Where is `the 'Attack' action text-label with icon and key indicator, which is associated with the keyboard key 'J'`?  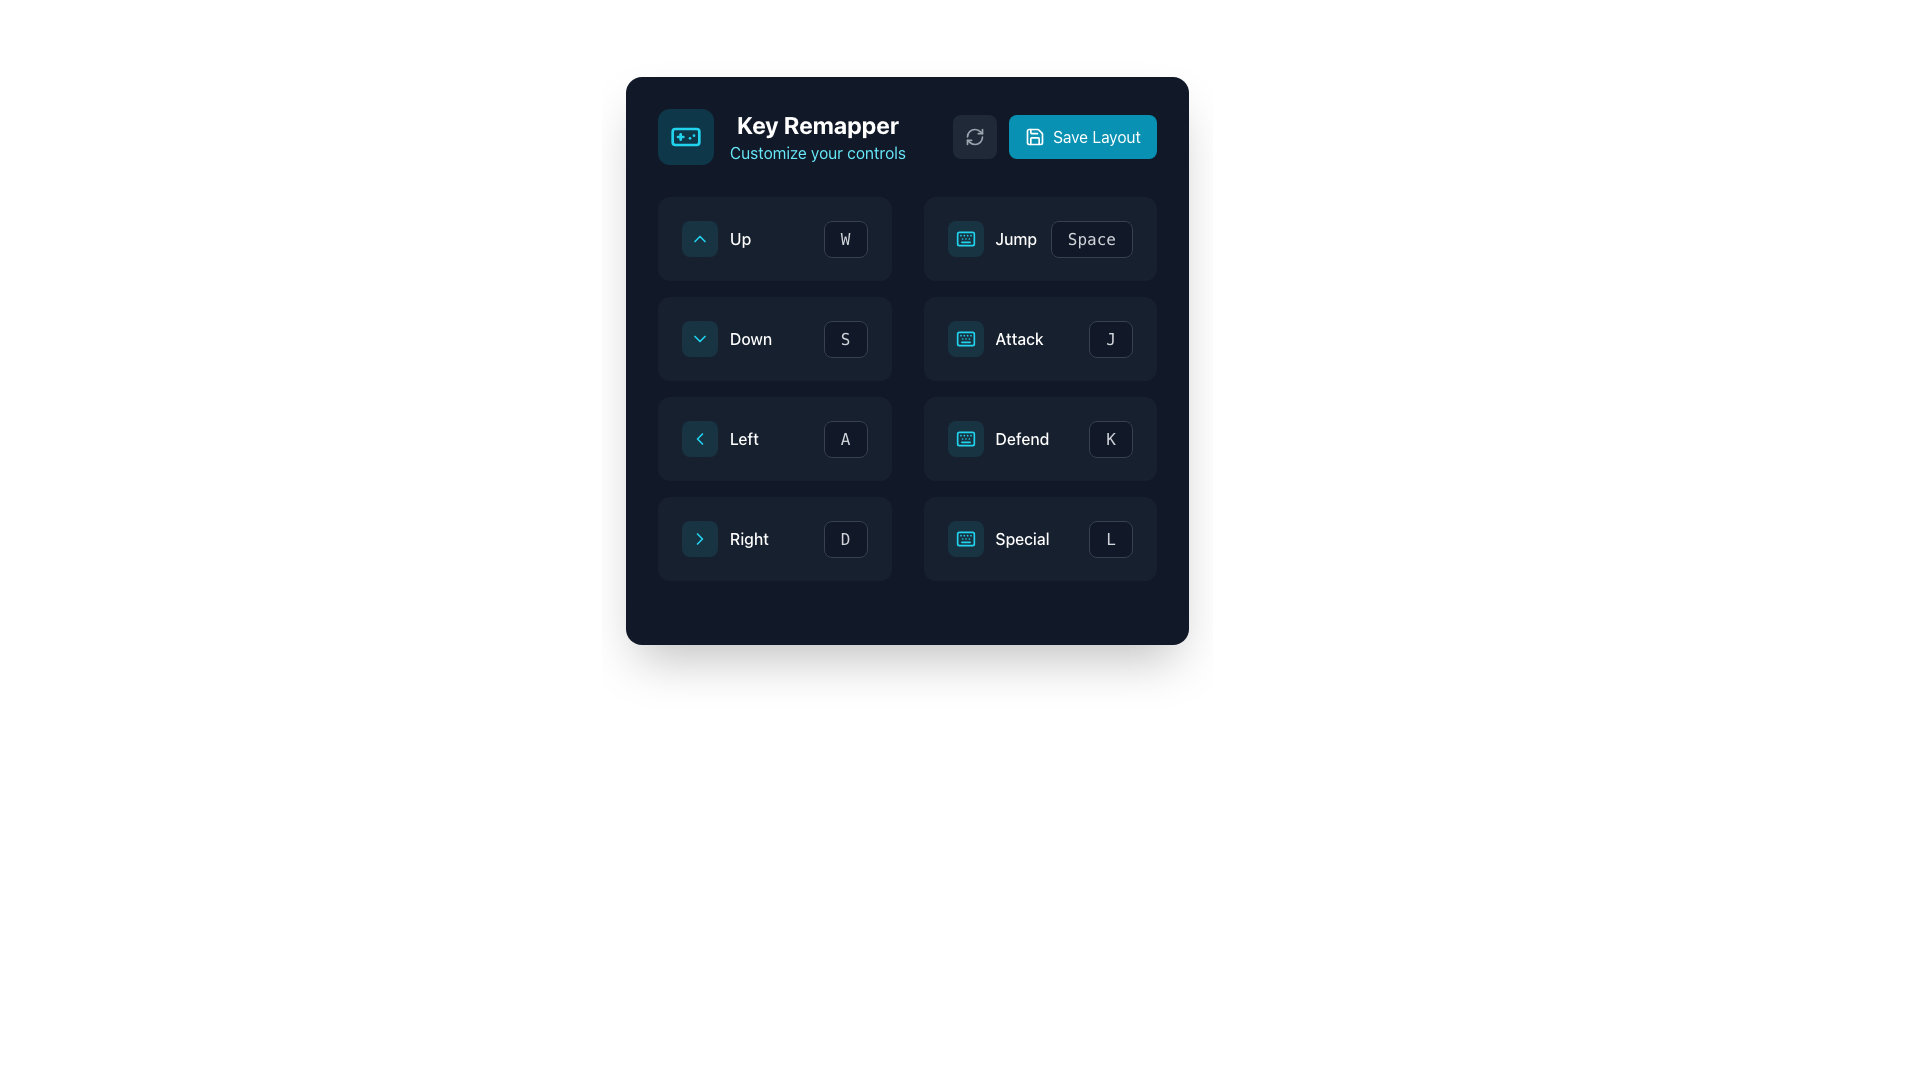 the 'Attack' action text-label with icon and key indicator, which is associated with the keyboard key 'J' is located at coordinates (1040, 338).